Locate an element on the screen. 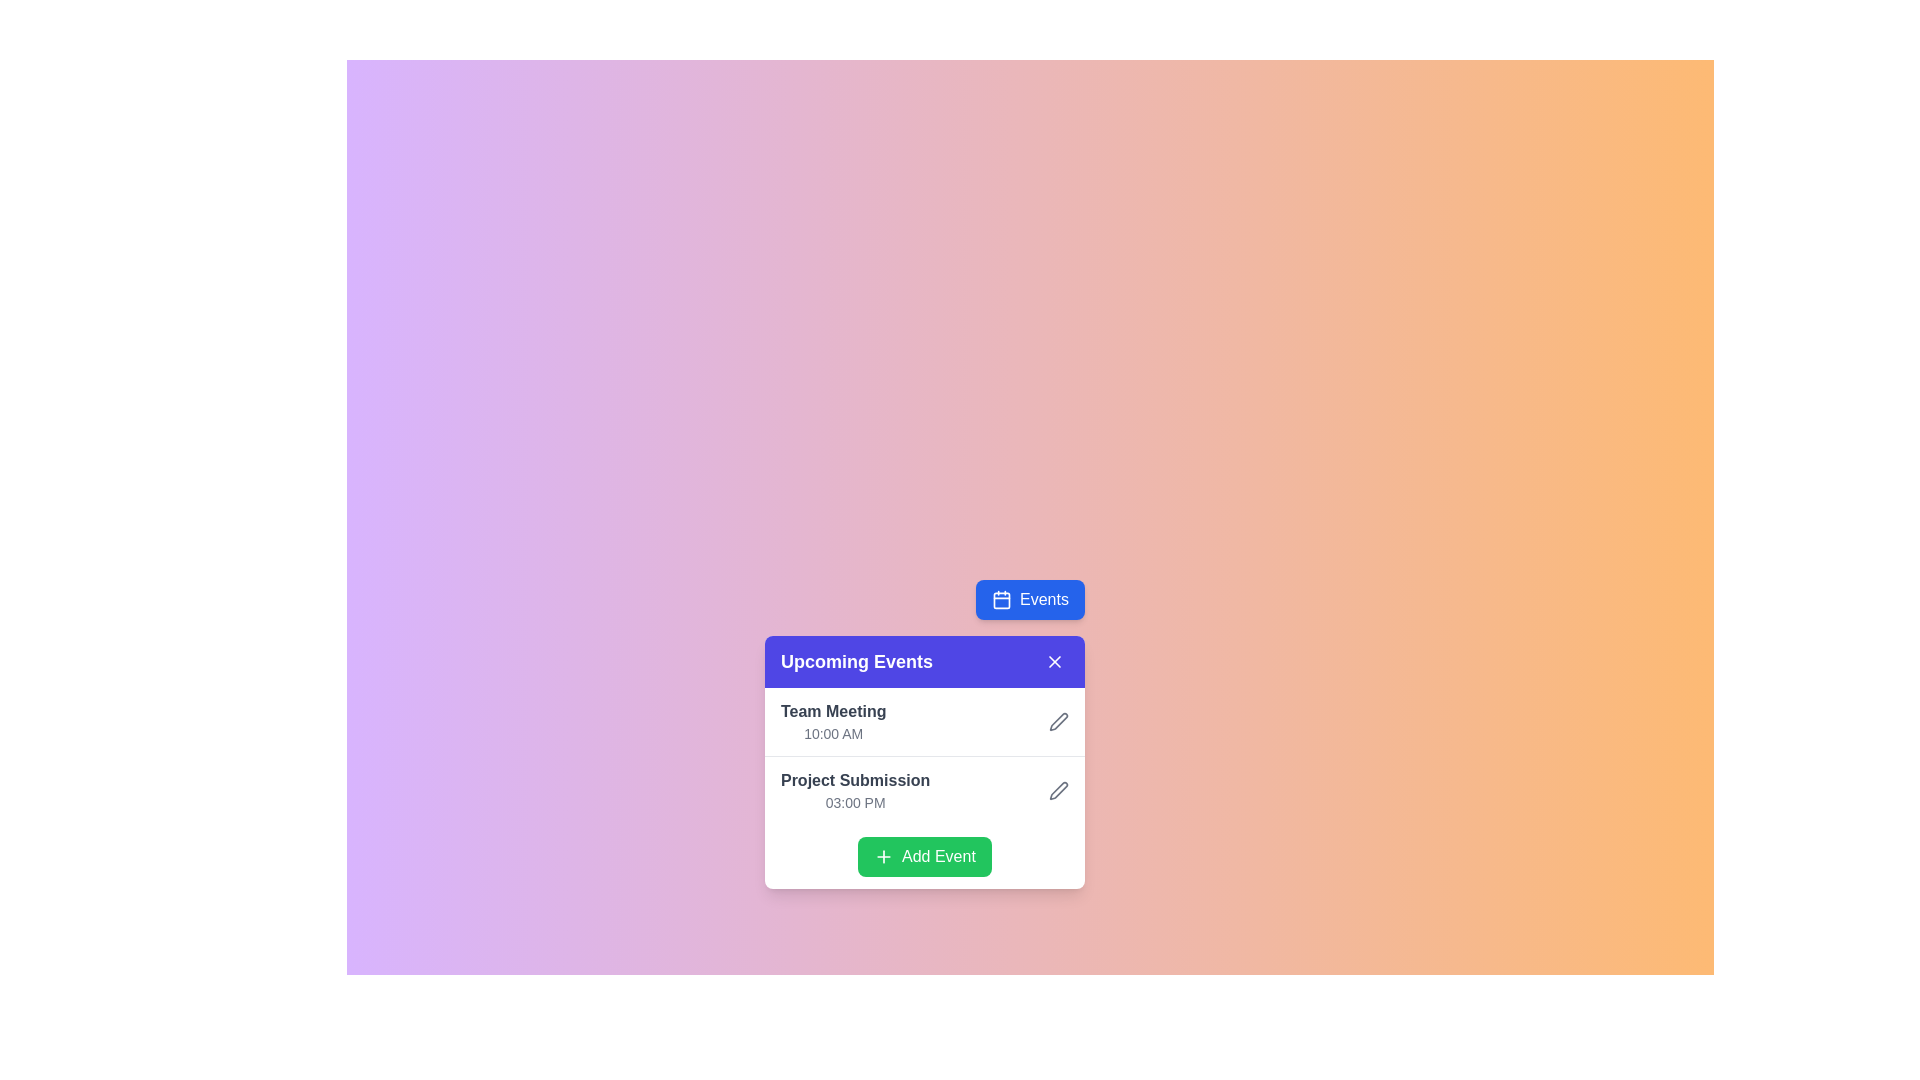 Image resolution: width=1920 pixels, height=1080 pixels. the editing pen icon located on the far right of the 'Team Meeting' entry in the 'Upcoming Events' list is located at coordinates (1057, 721).